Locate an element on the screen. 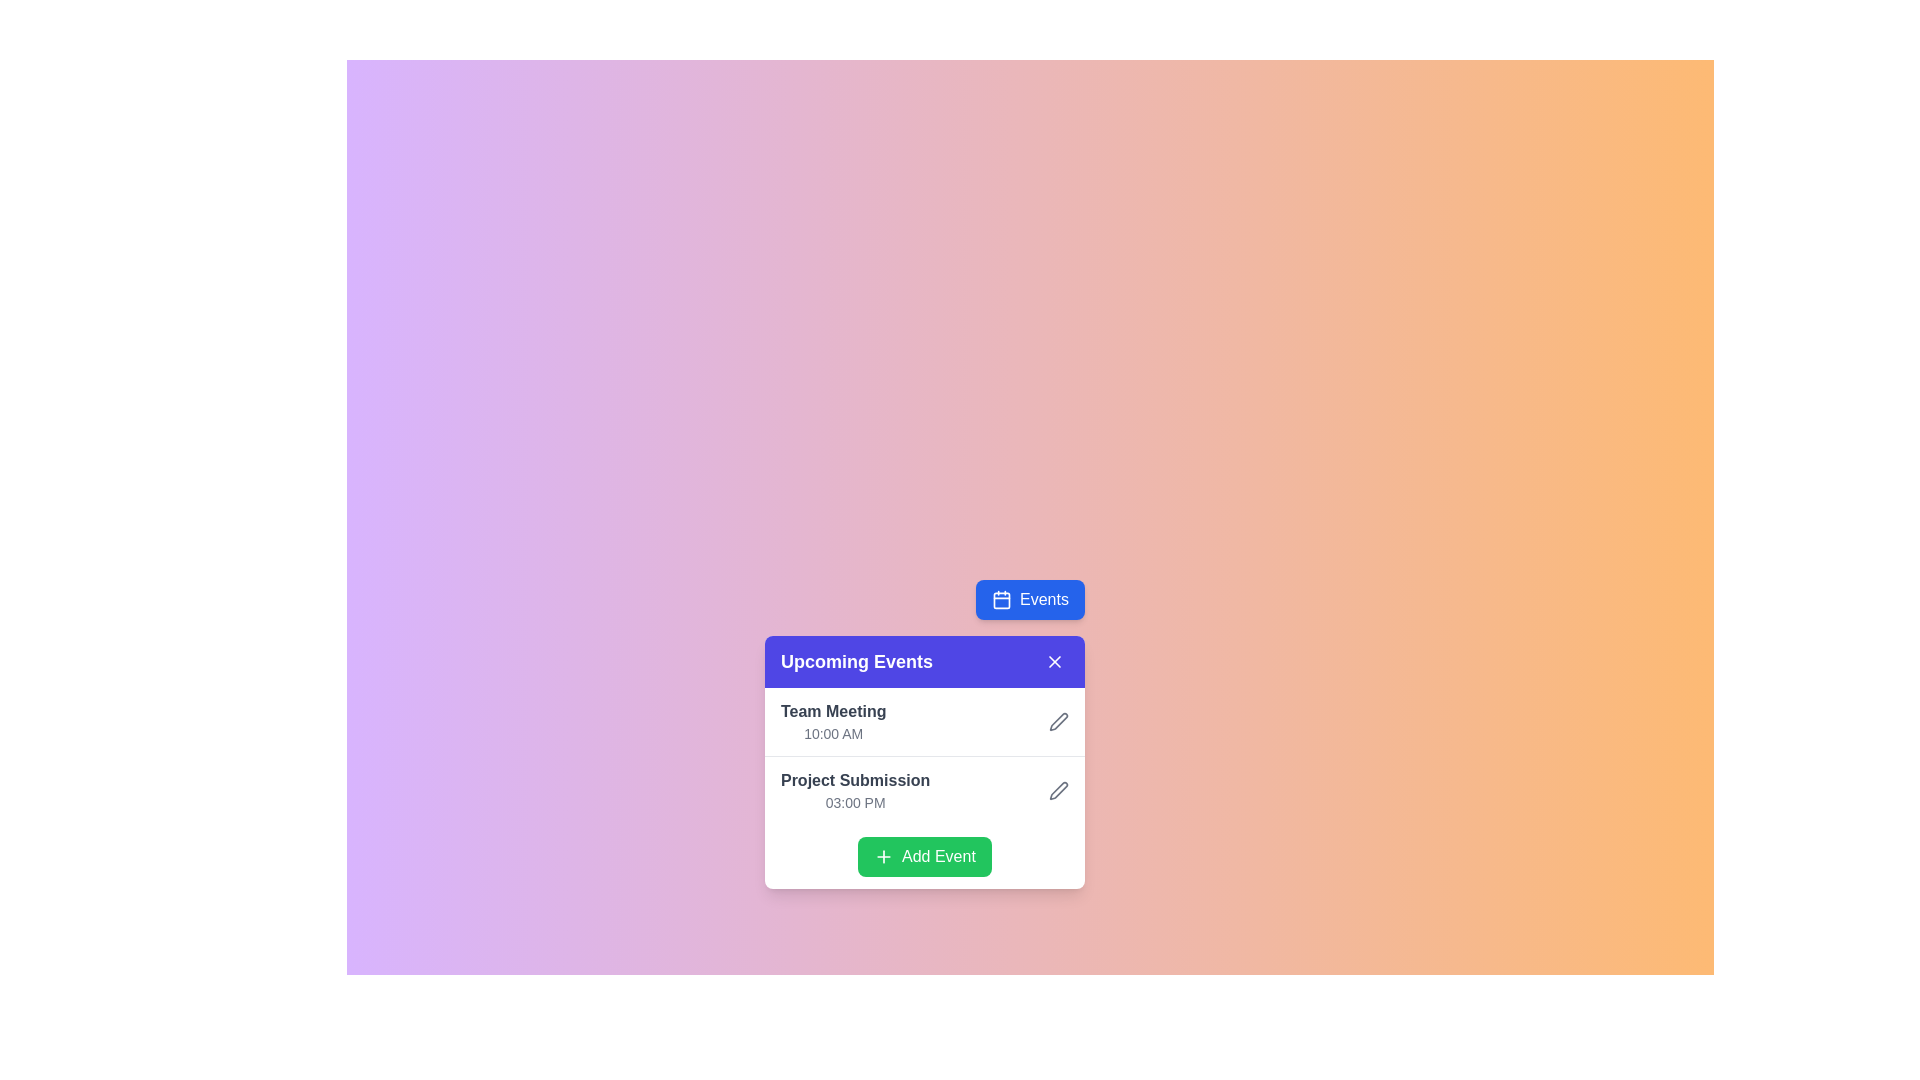 Image resolution: width=1920 pixels, height=1080 pixels. the editing pen icon located on the far right of the 'Team Meeting' entry in the 'Upcoming Events' list is located at coordinates (1057, 721).